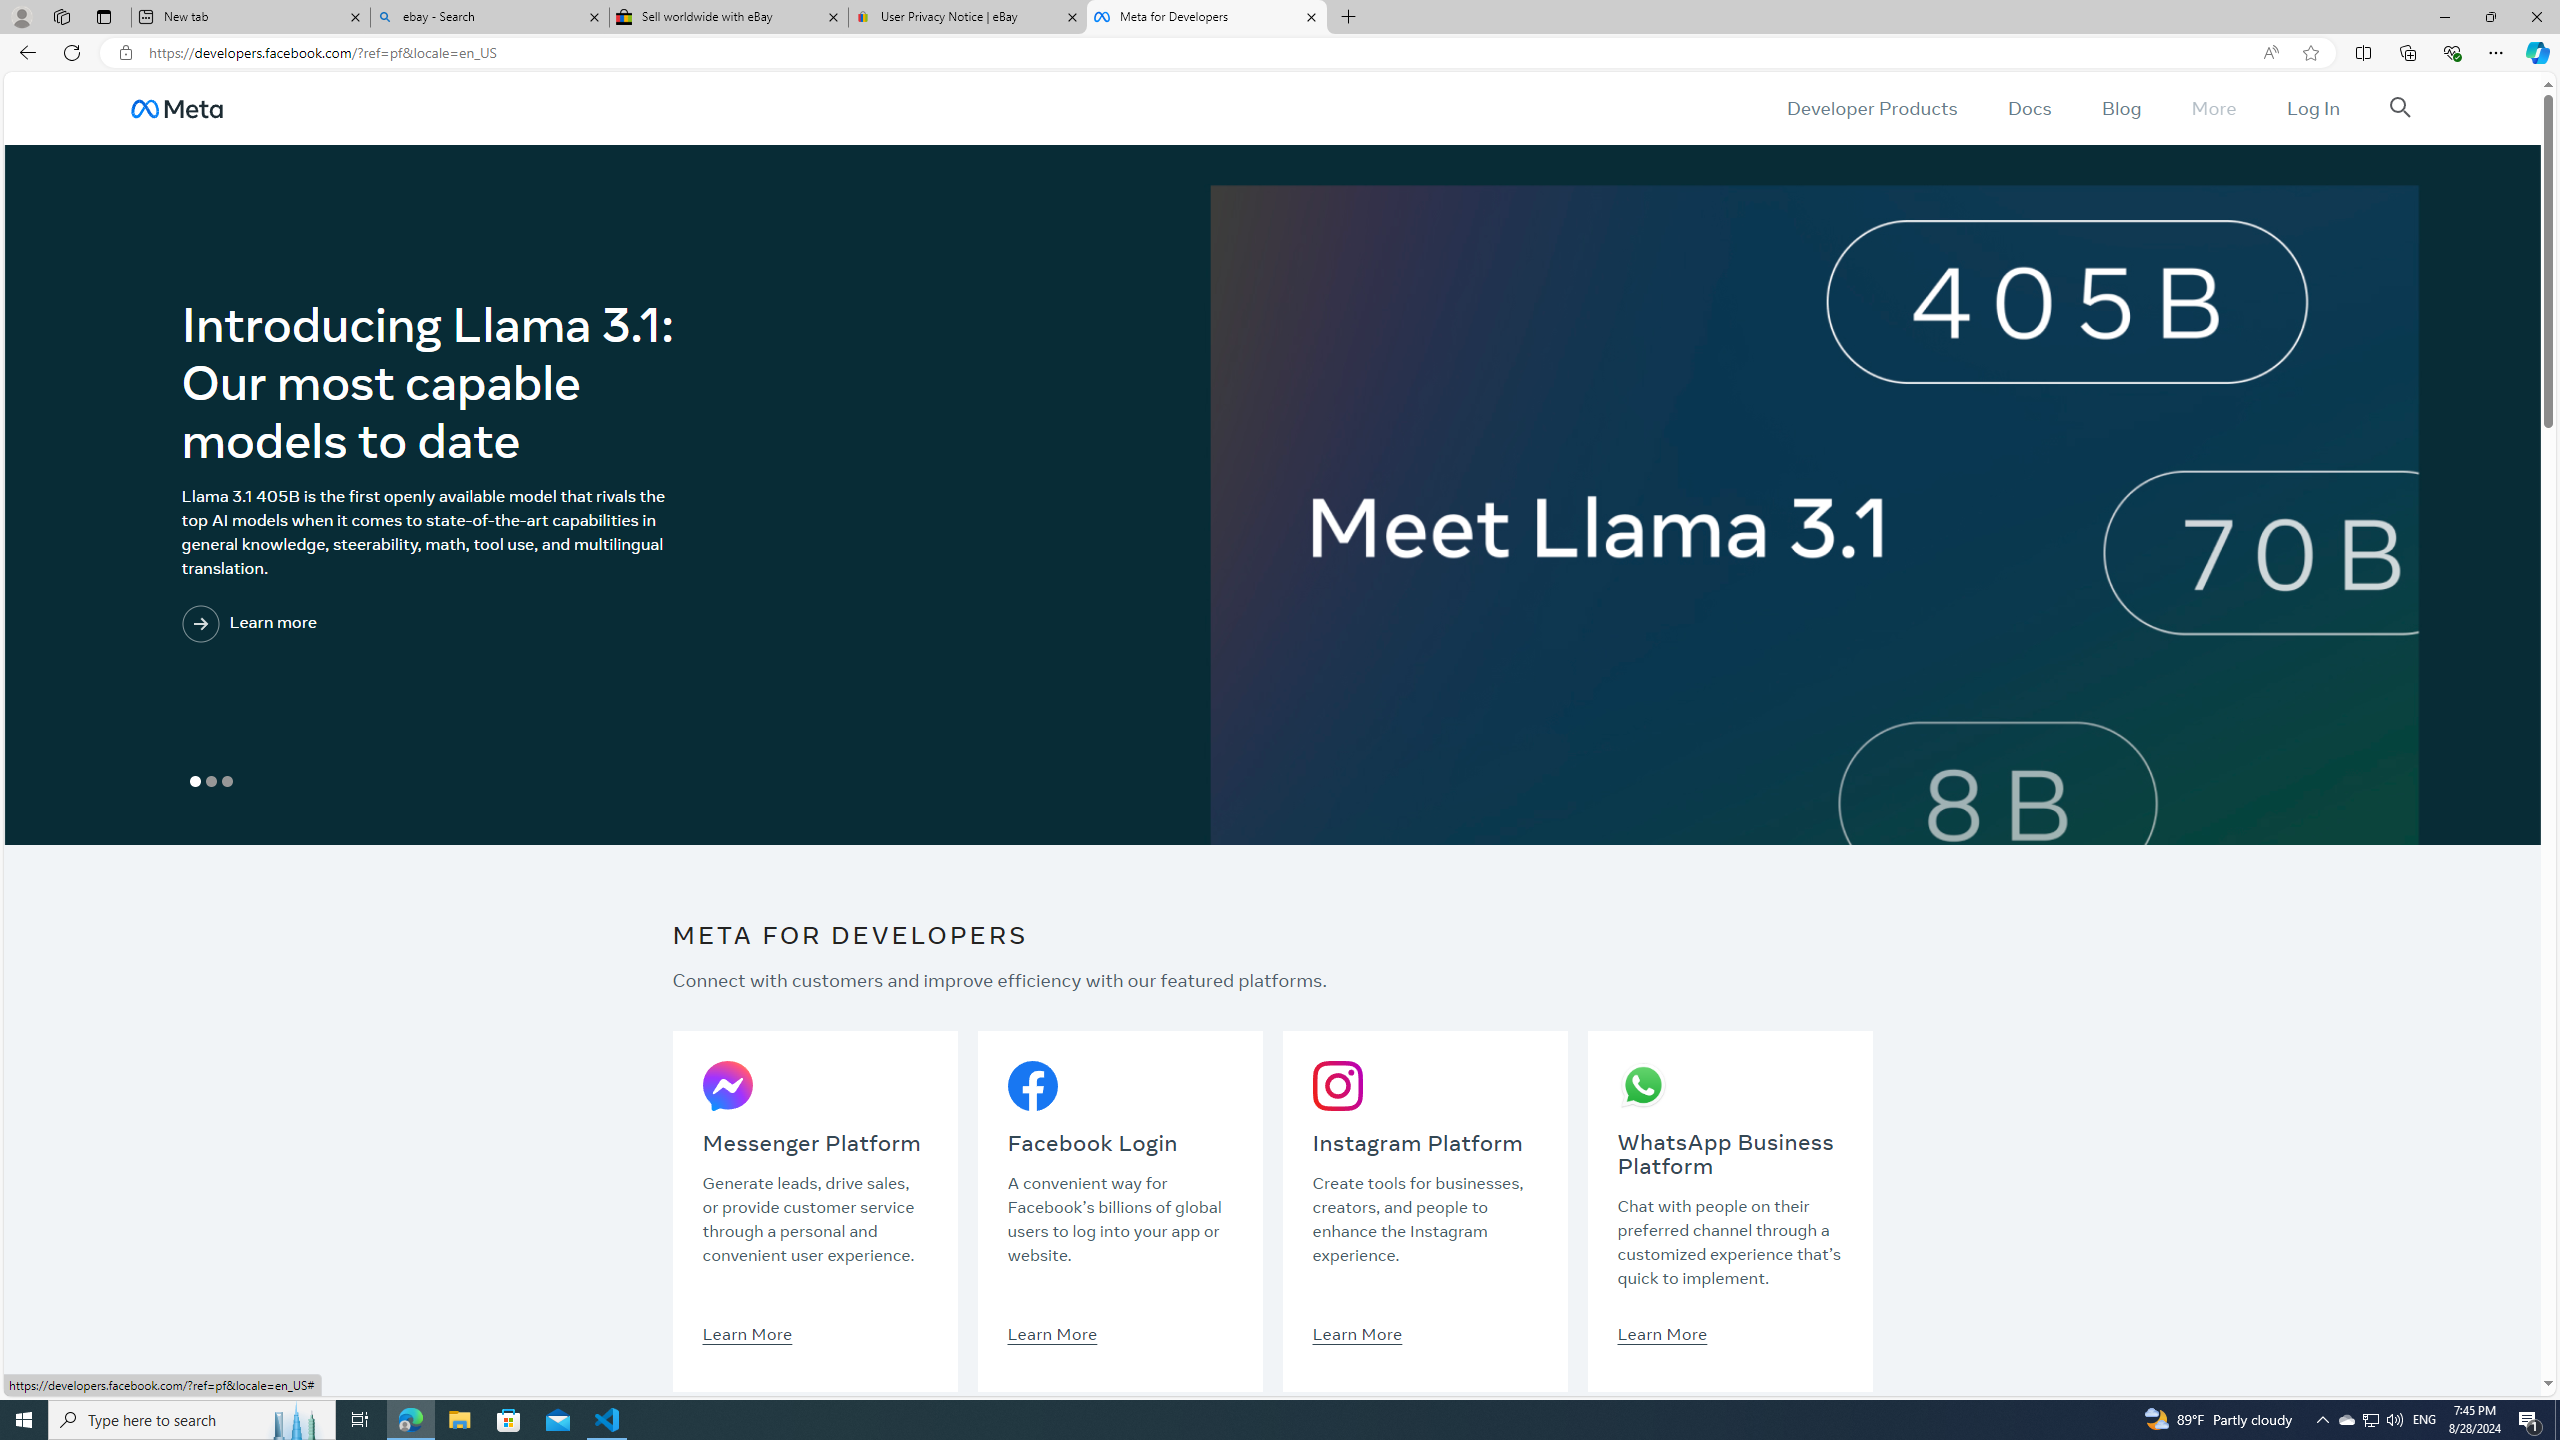 The image size is (2560, 1440). What do you see at coordinates (2119, 107) in the screenshot?
I see `'Blog'` at bounding box center [2119, 107].